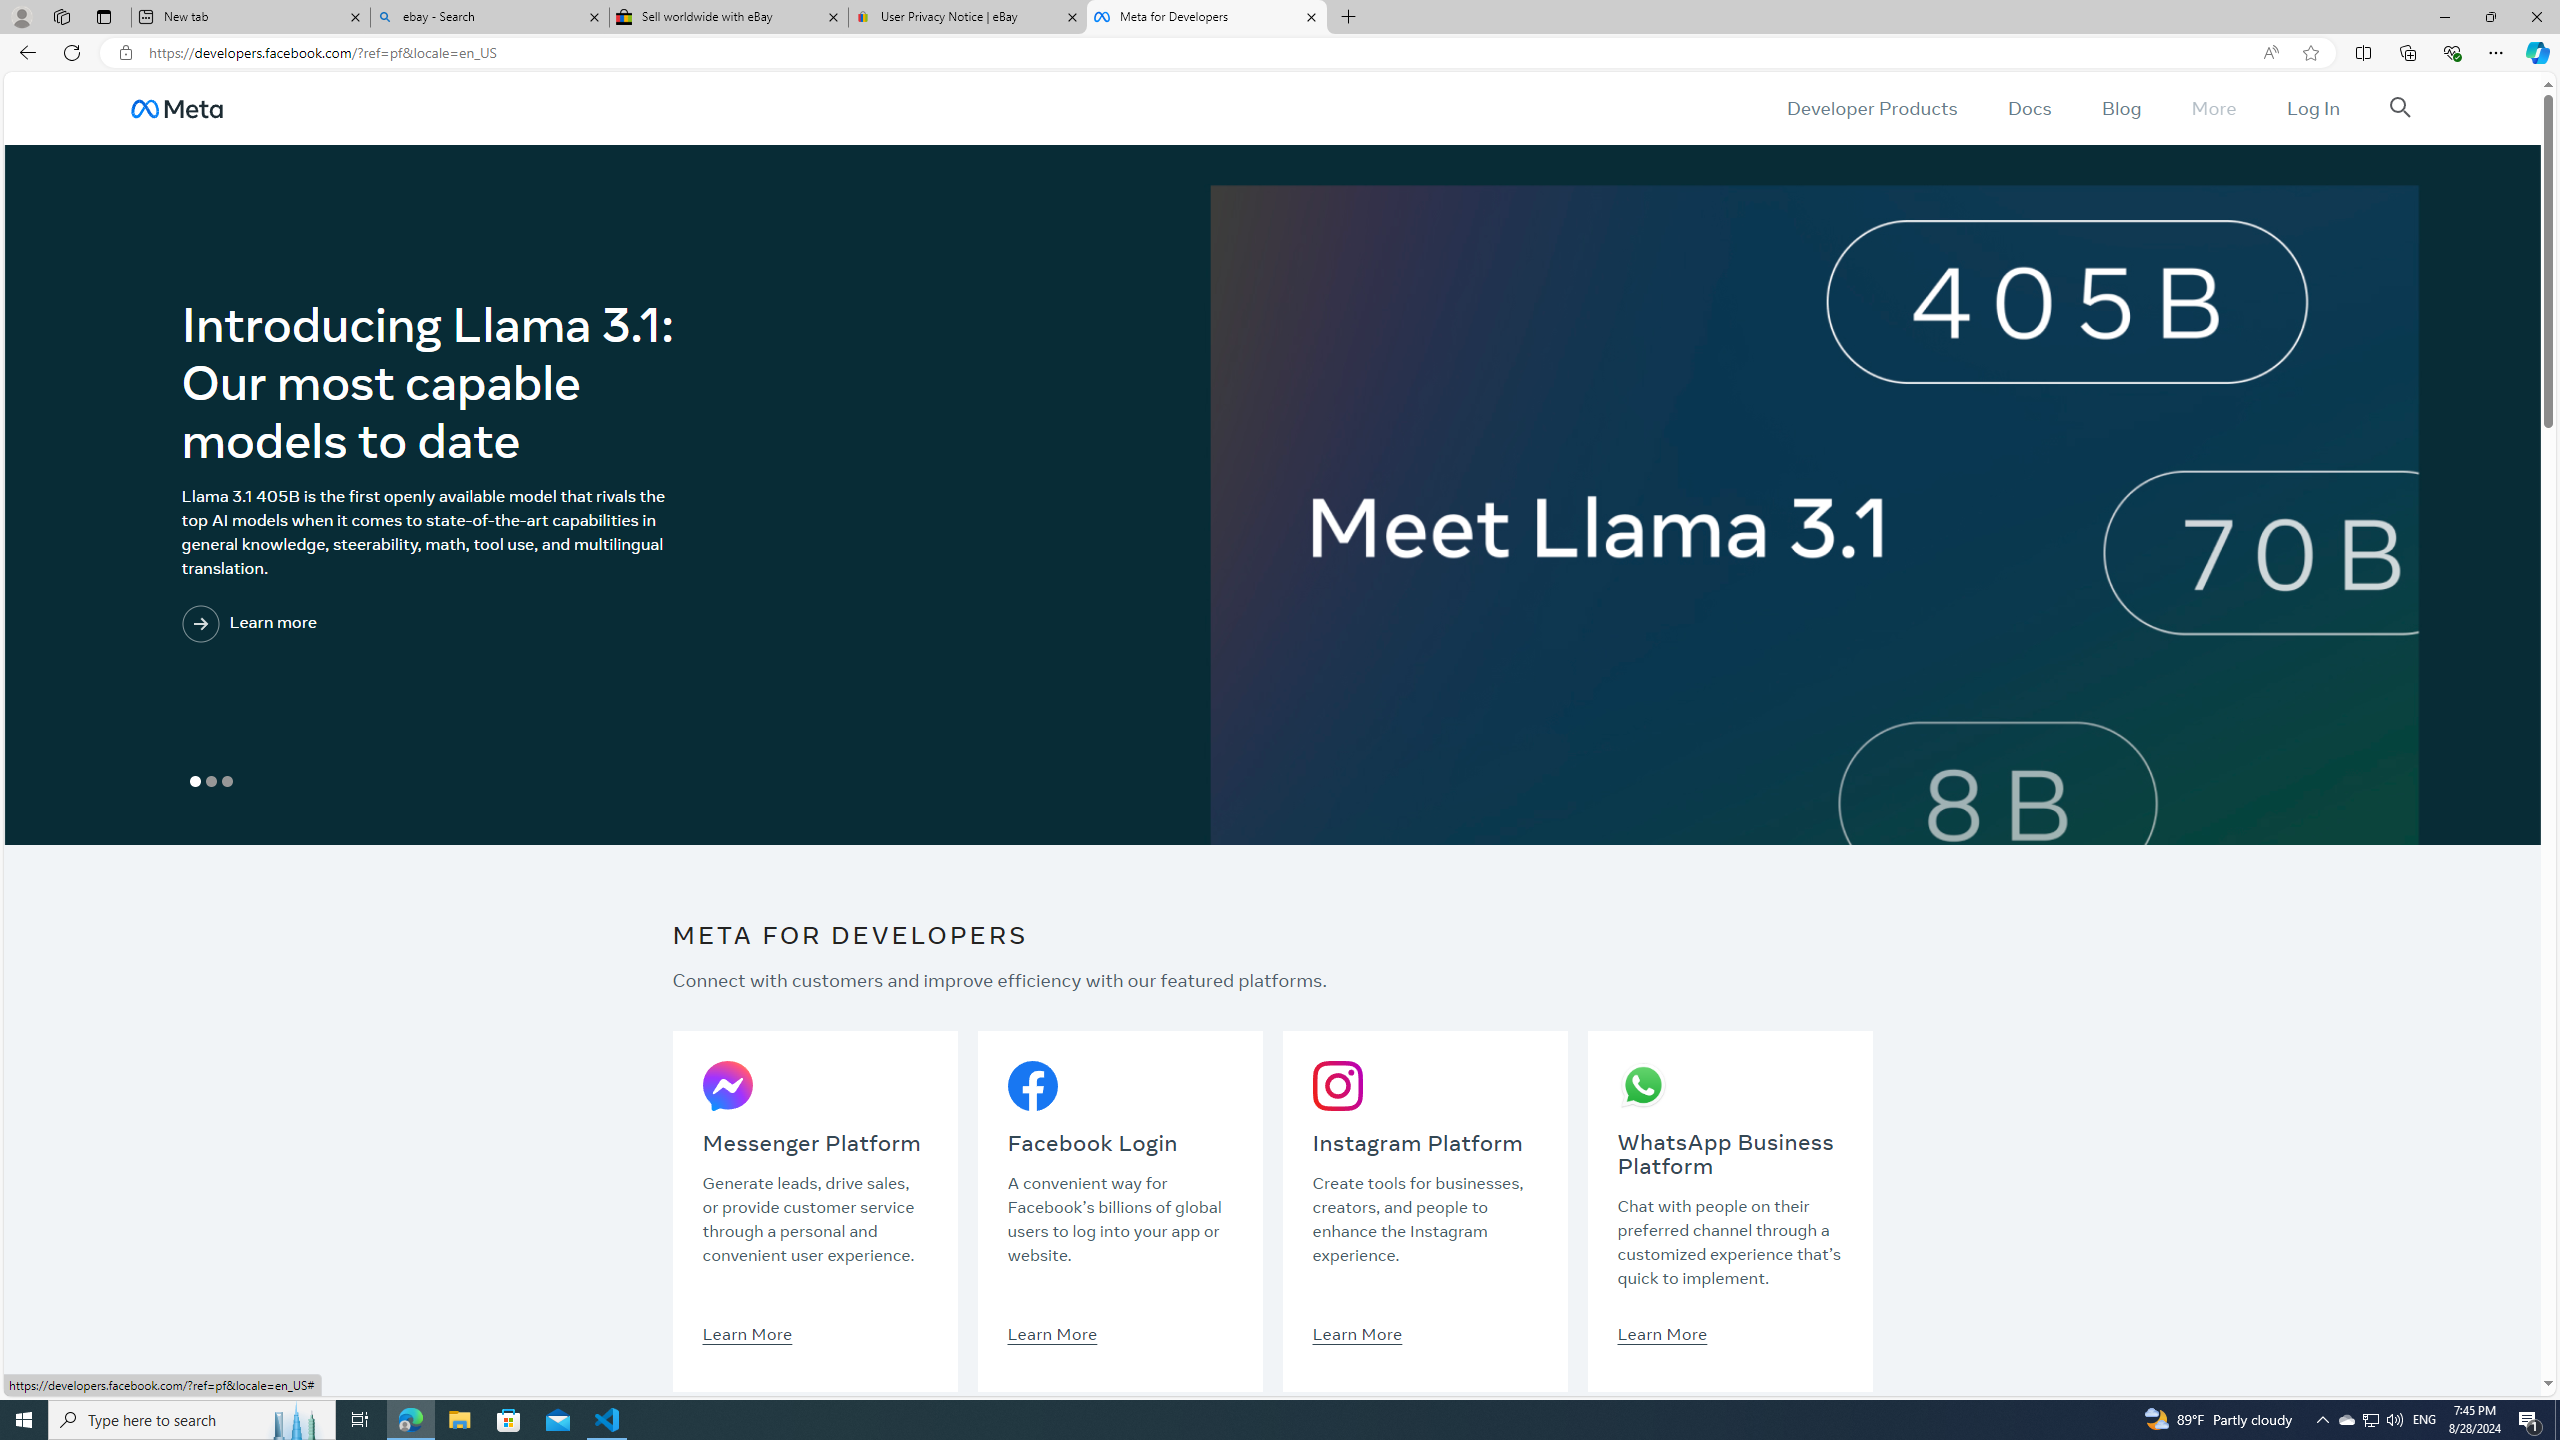 The image size is (2560, 1440). What do you see at coordinates (2119, 107) in the screenshot?
I see `'Blog'` at bounding box center [2119, 107].